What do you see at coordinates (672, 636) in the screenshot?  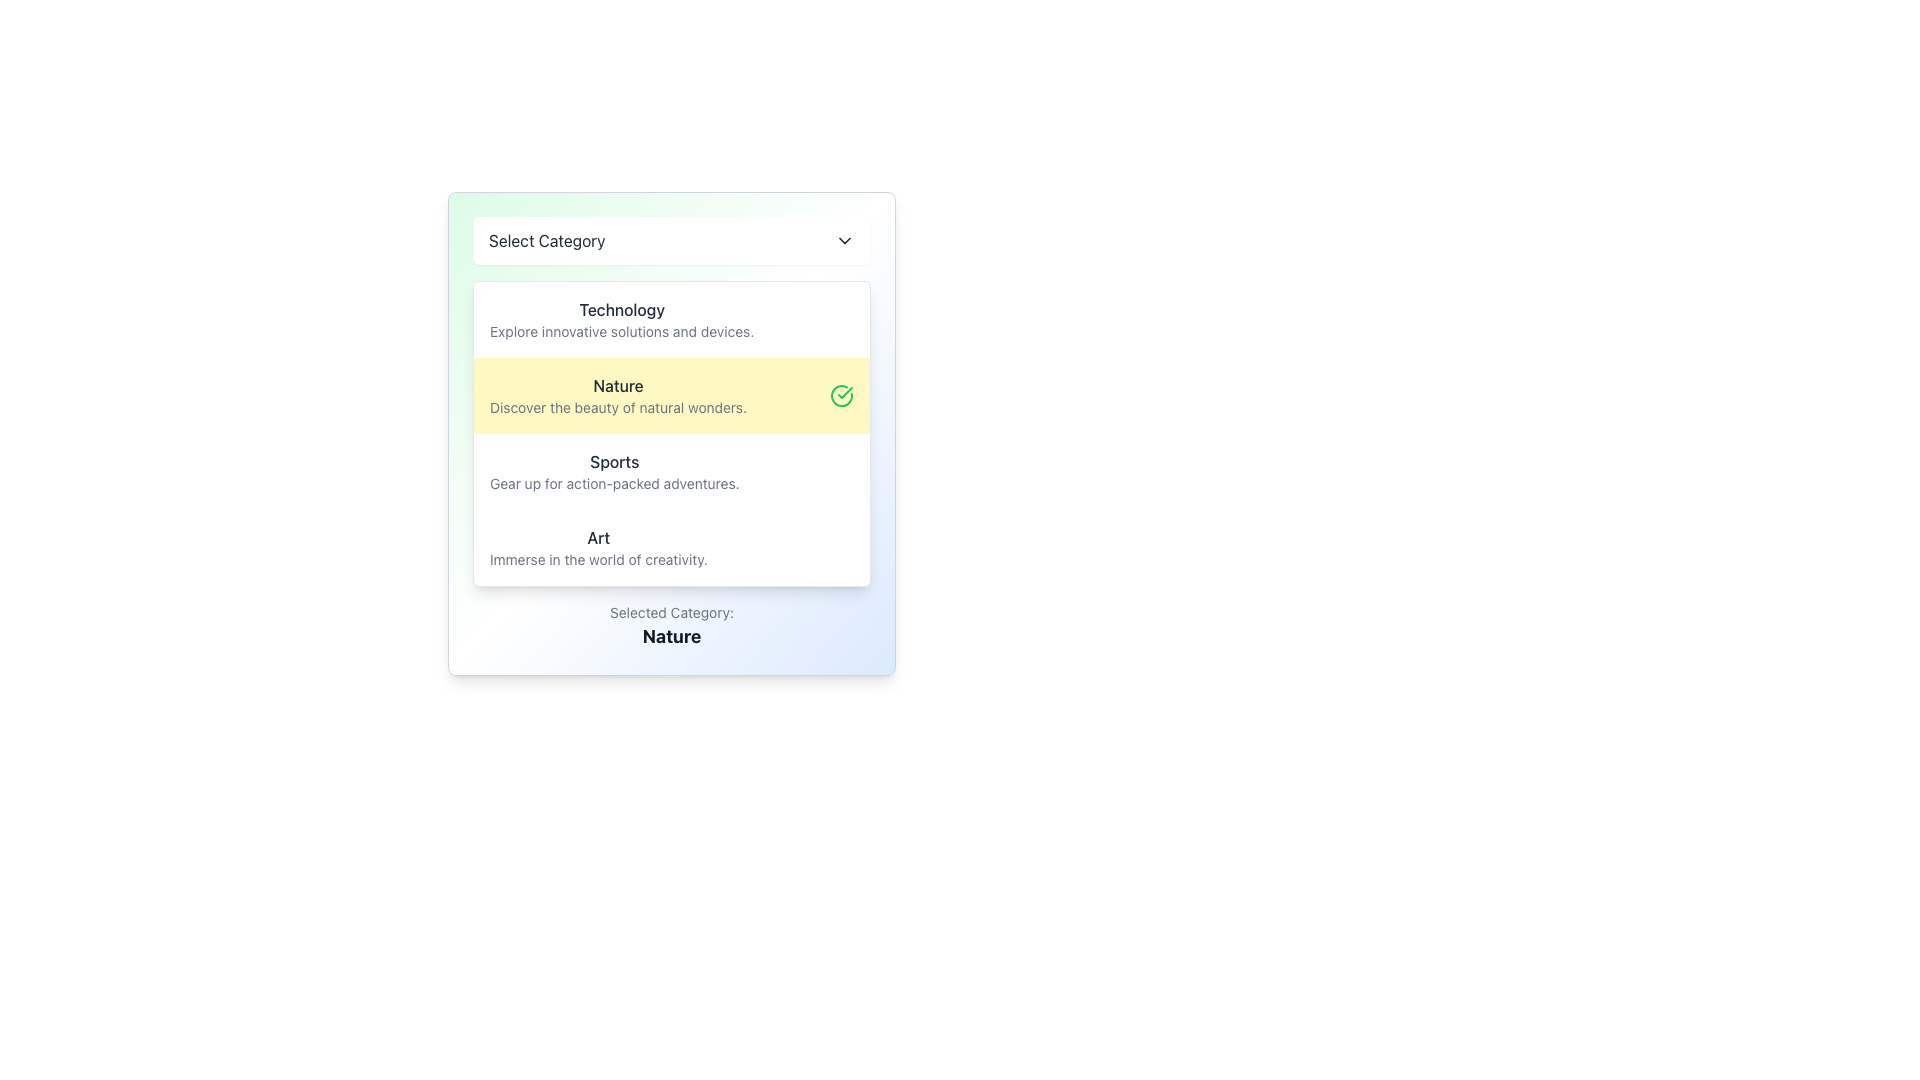 I see `the text label that displays the currently selected category, which is 'Nature', located beneath the list of selectable categories` at bounding box center [672, 636].